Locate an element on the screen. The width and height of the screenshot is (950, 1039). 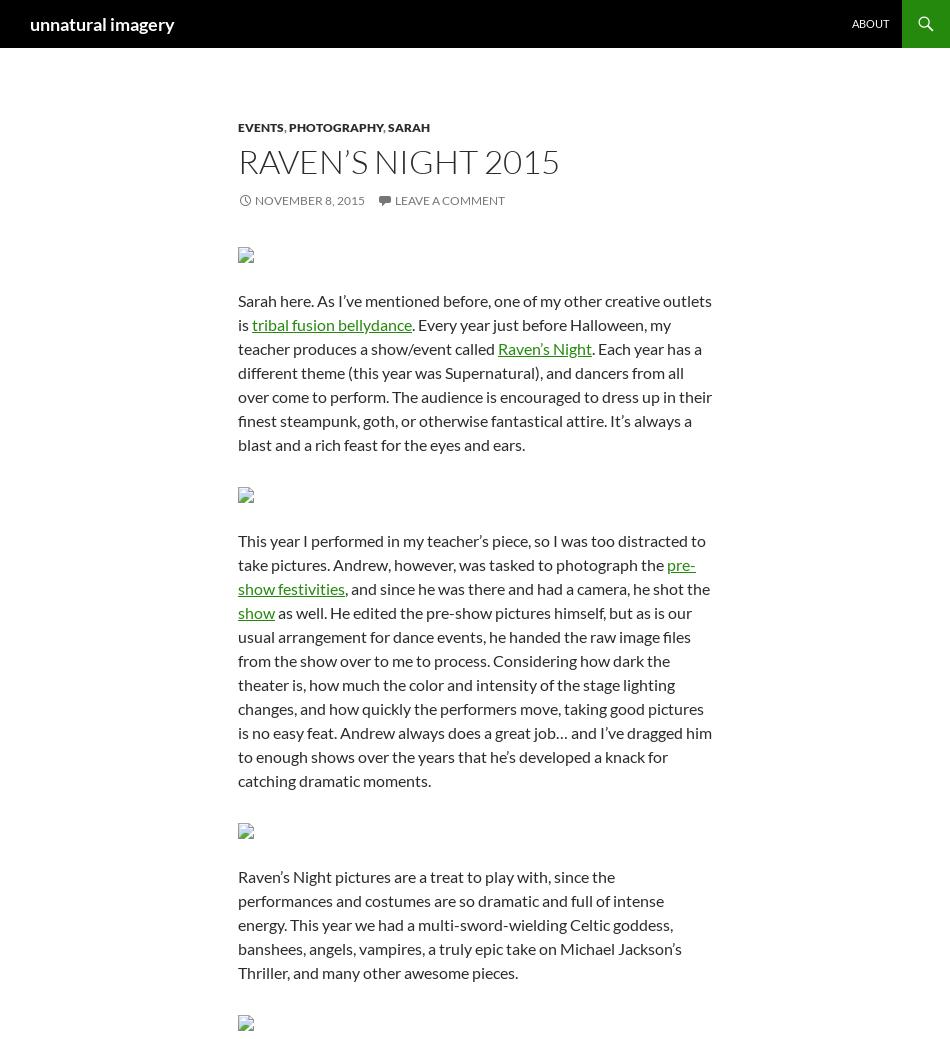
'Raven’s Night 2015' is located at coordinates (237, 160).